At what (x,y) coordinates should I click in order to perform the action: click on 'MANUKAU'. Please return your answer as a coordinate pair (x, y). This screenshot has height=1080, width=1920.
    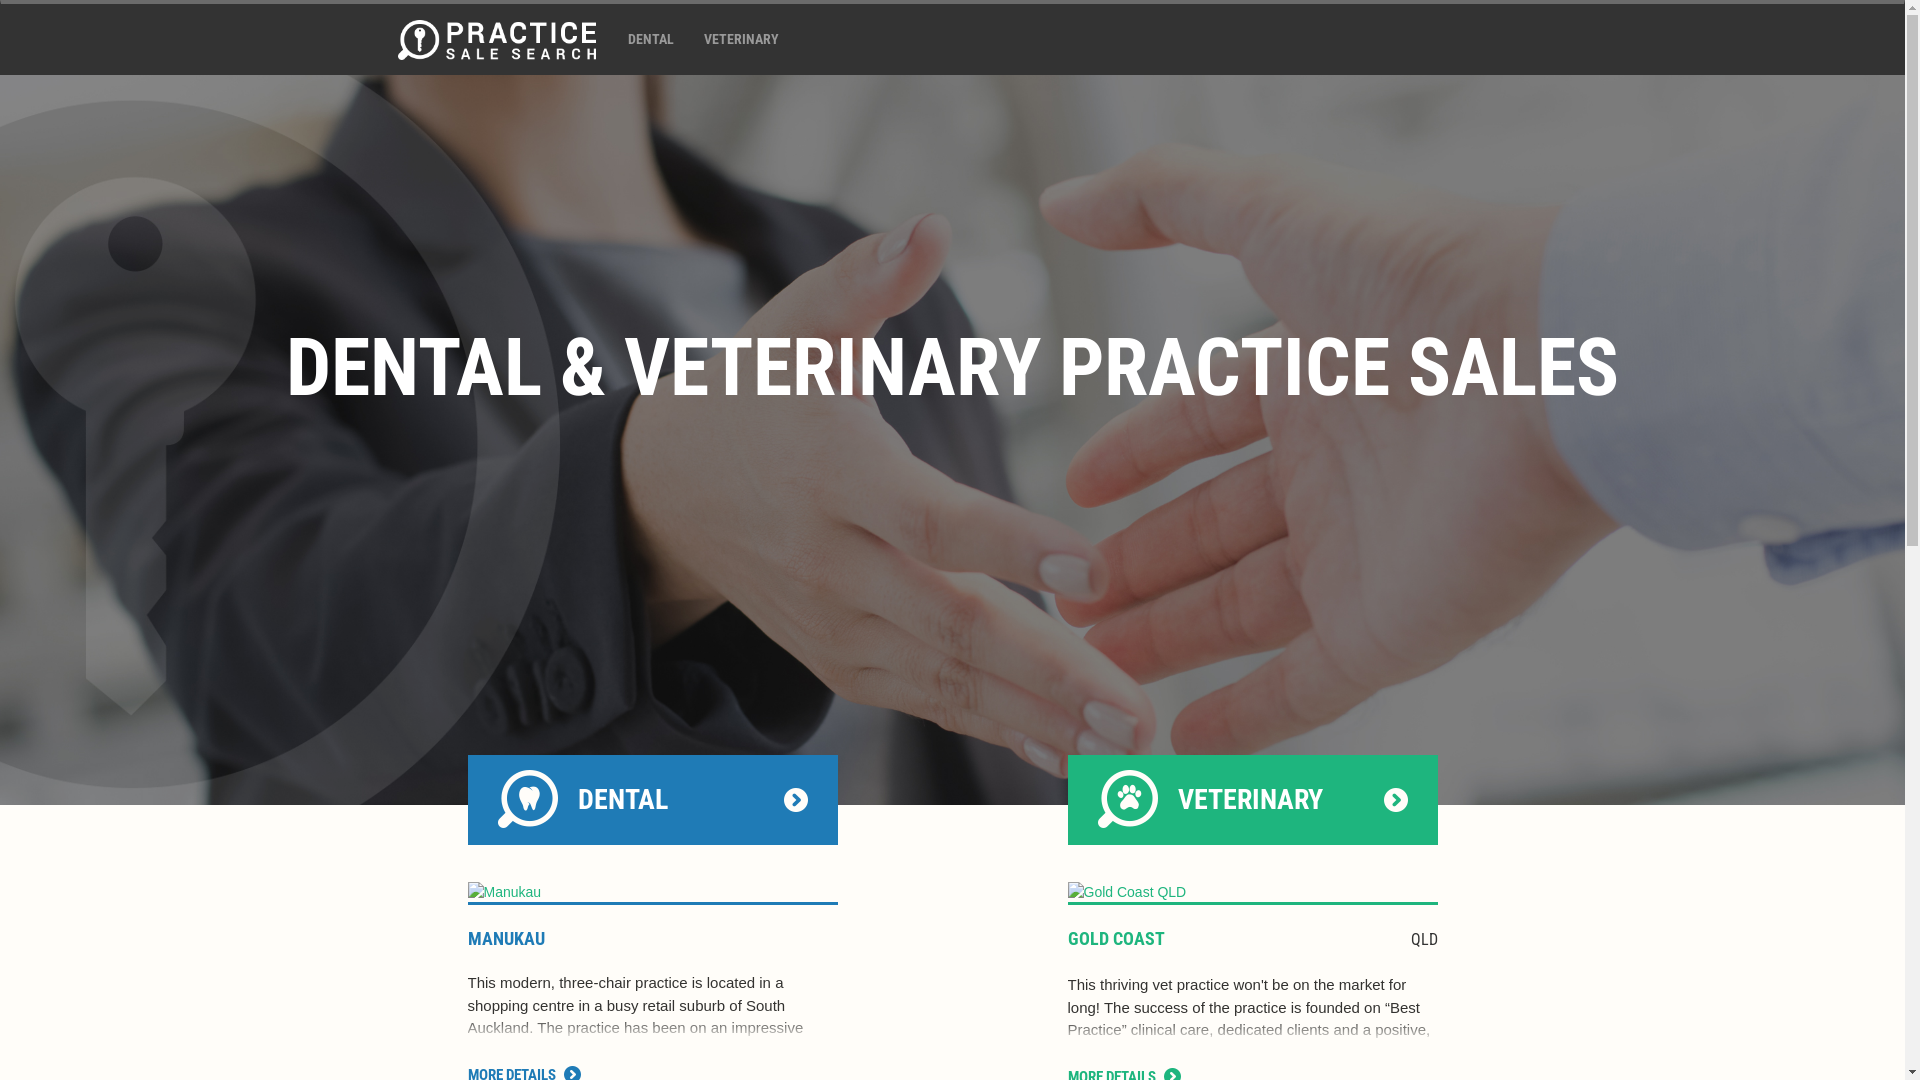
    Looking at the image, I should click on (506, 938).